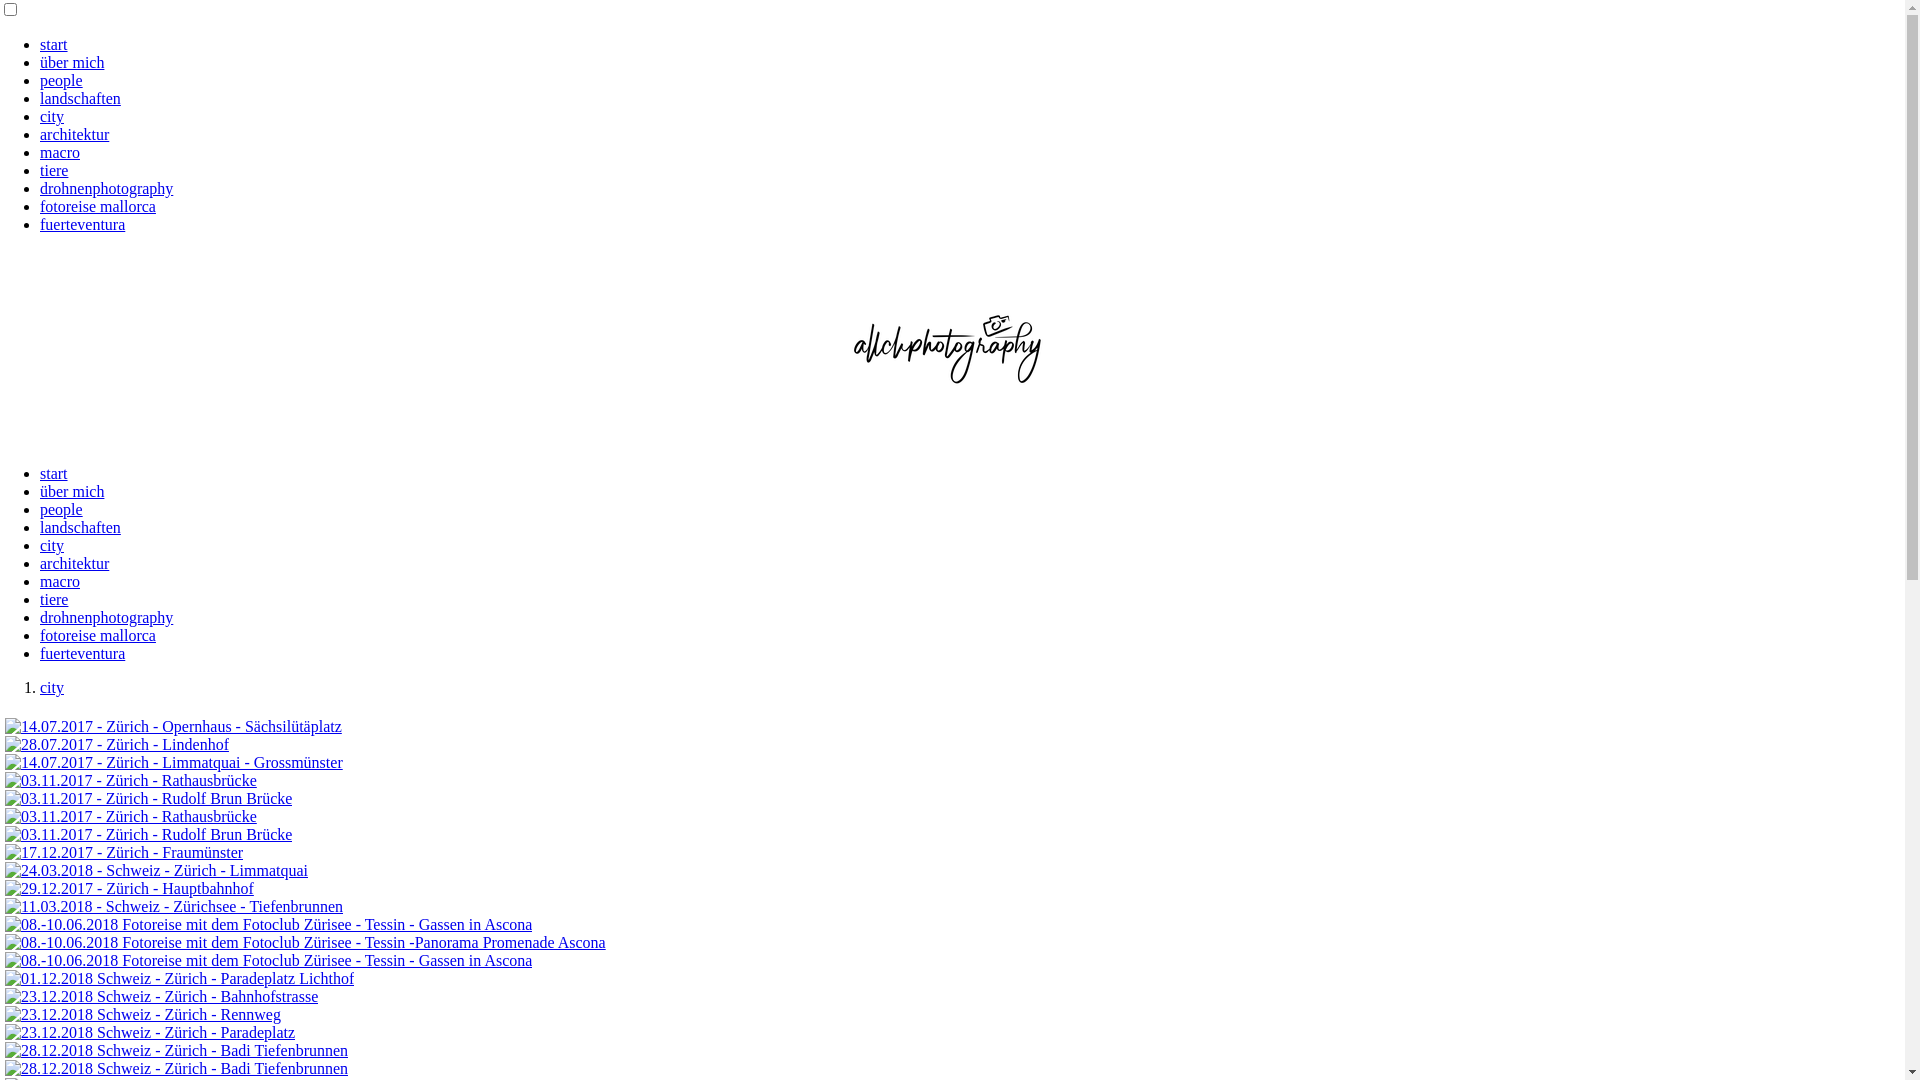 This screenshot has width=1920, height=1080. I want to click on 'city', so click(52, 545).